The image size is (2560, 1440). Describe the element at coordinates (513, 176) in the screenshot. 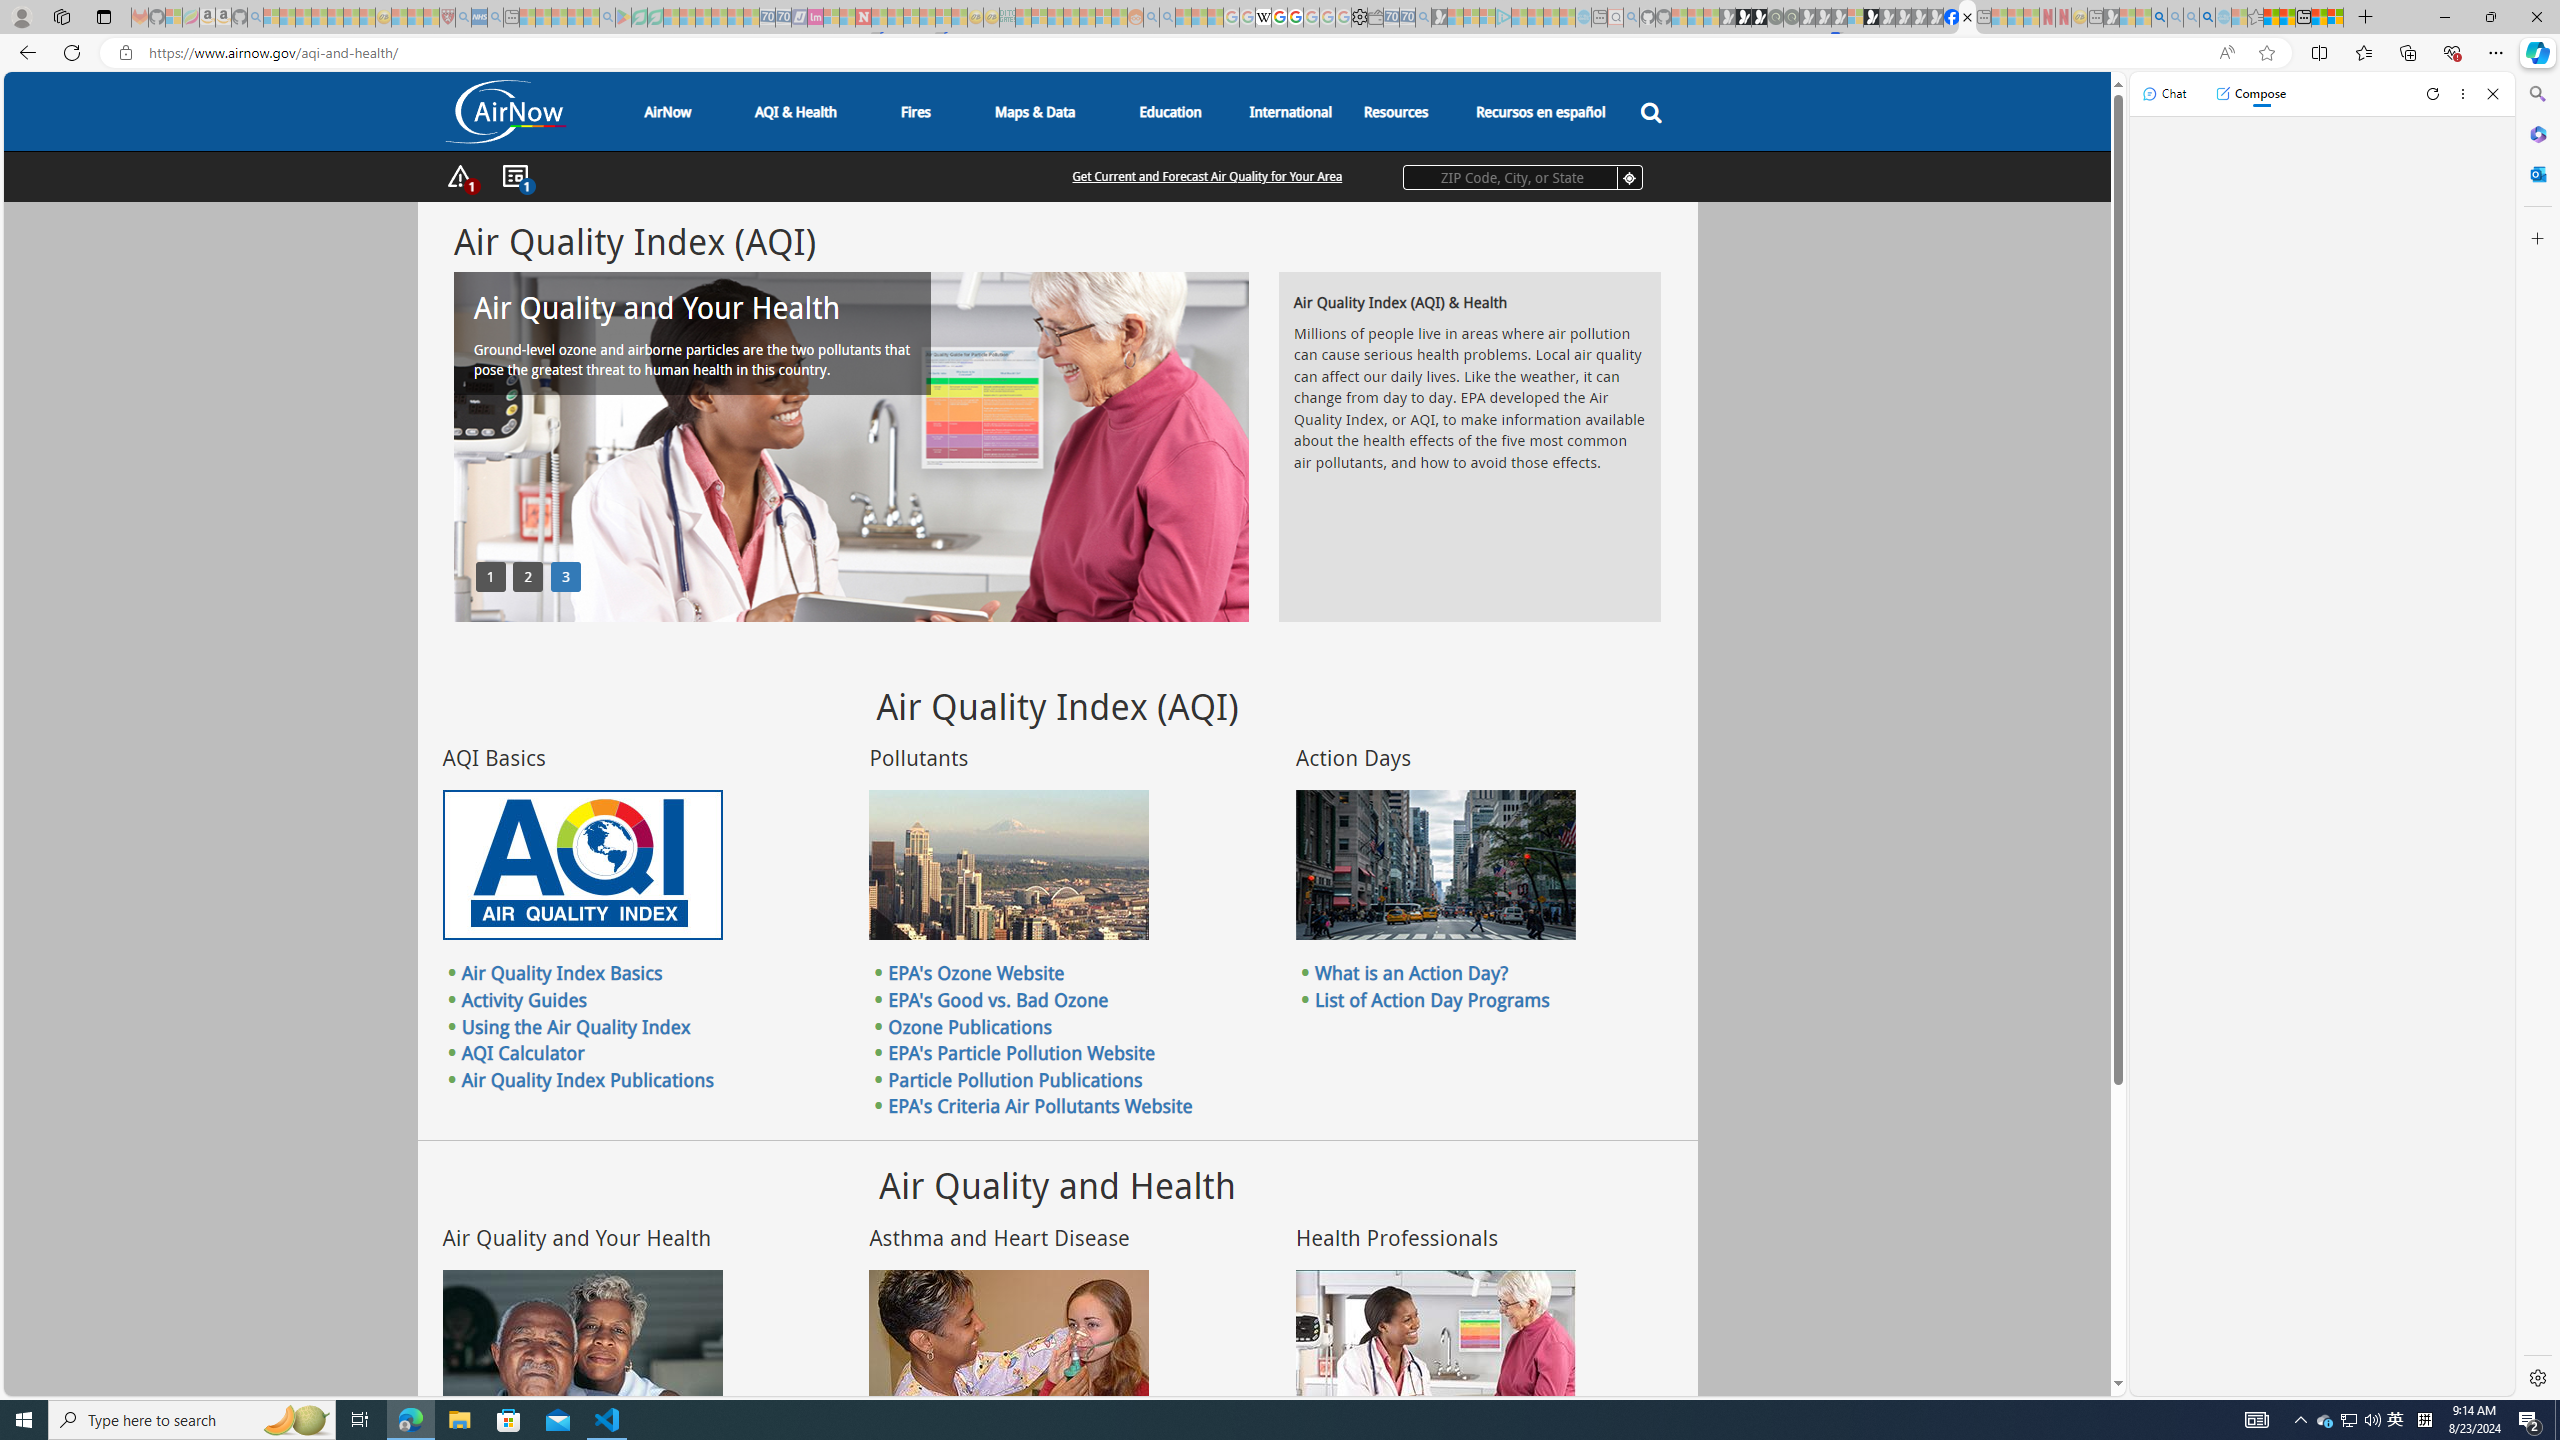

I see `'AutomationID: nav-announcements-toggle'` at that location.